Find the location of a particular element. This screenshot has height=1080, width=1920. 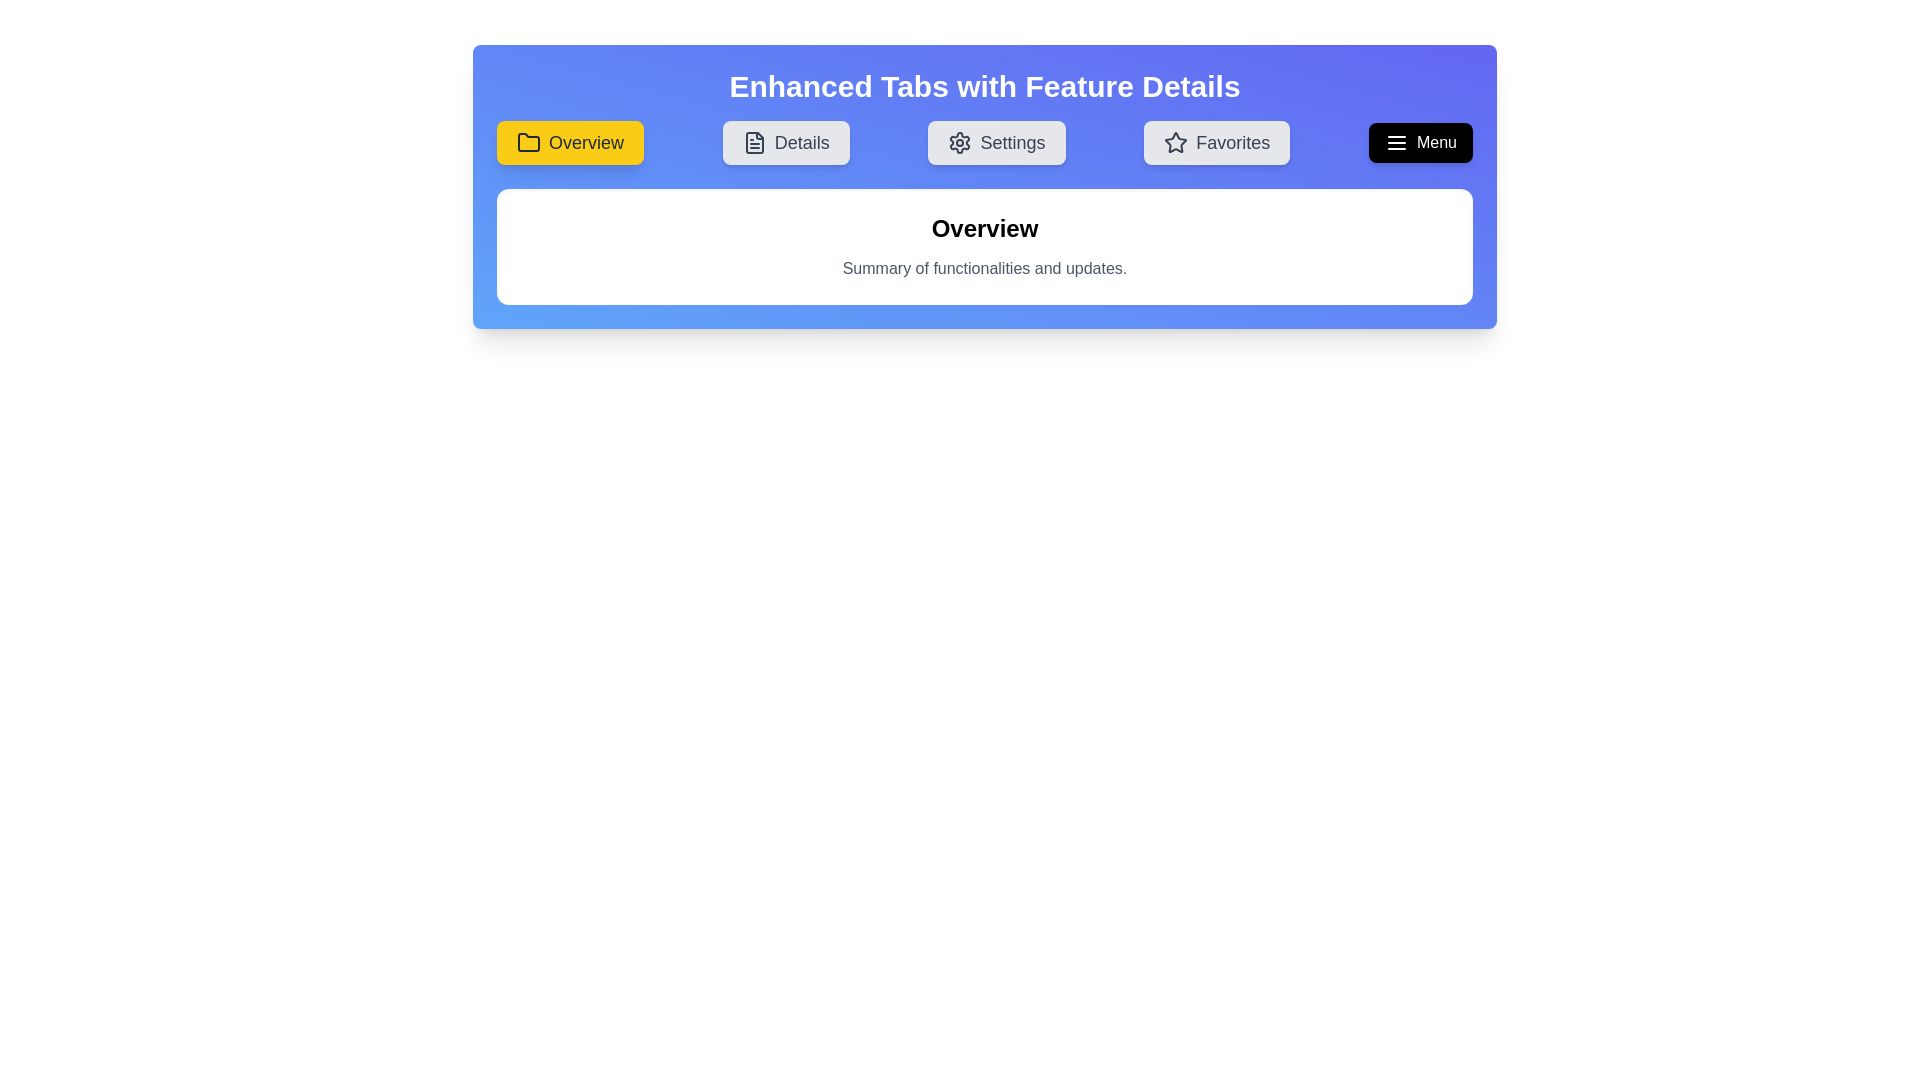

the 'Details' button with a gray background and rounded corners in the navigation bar is located at coordinates (785, 141).